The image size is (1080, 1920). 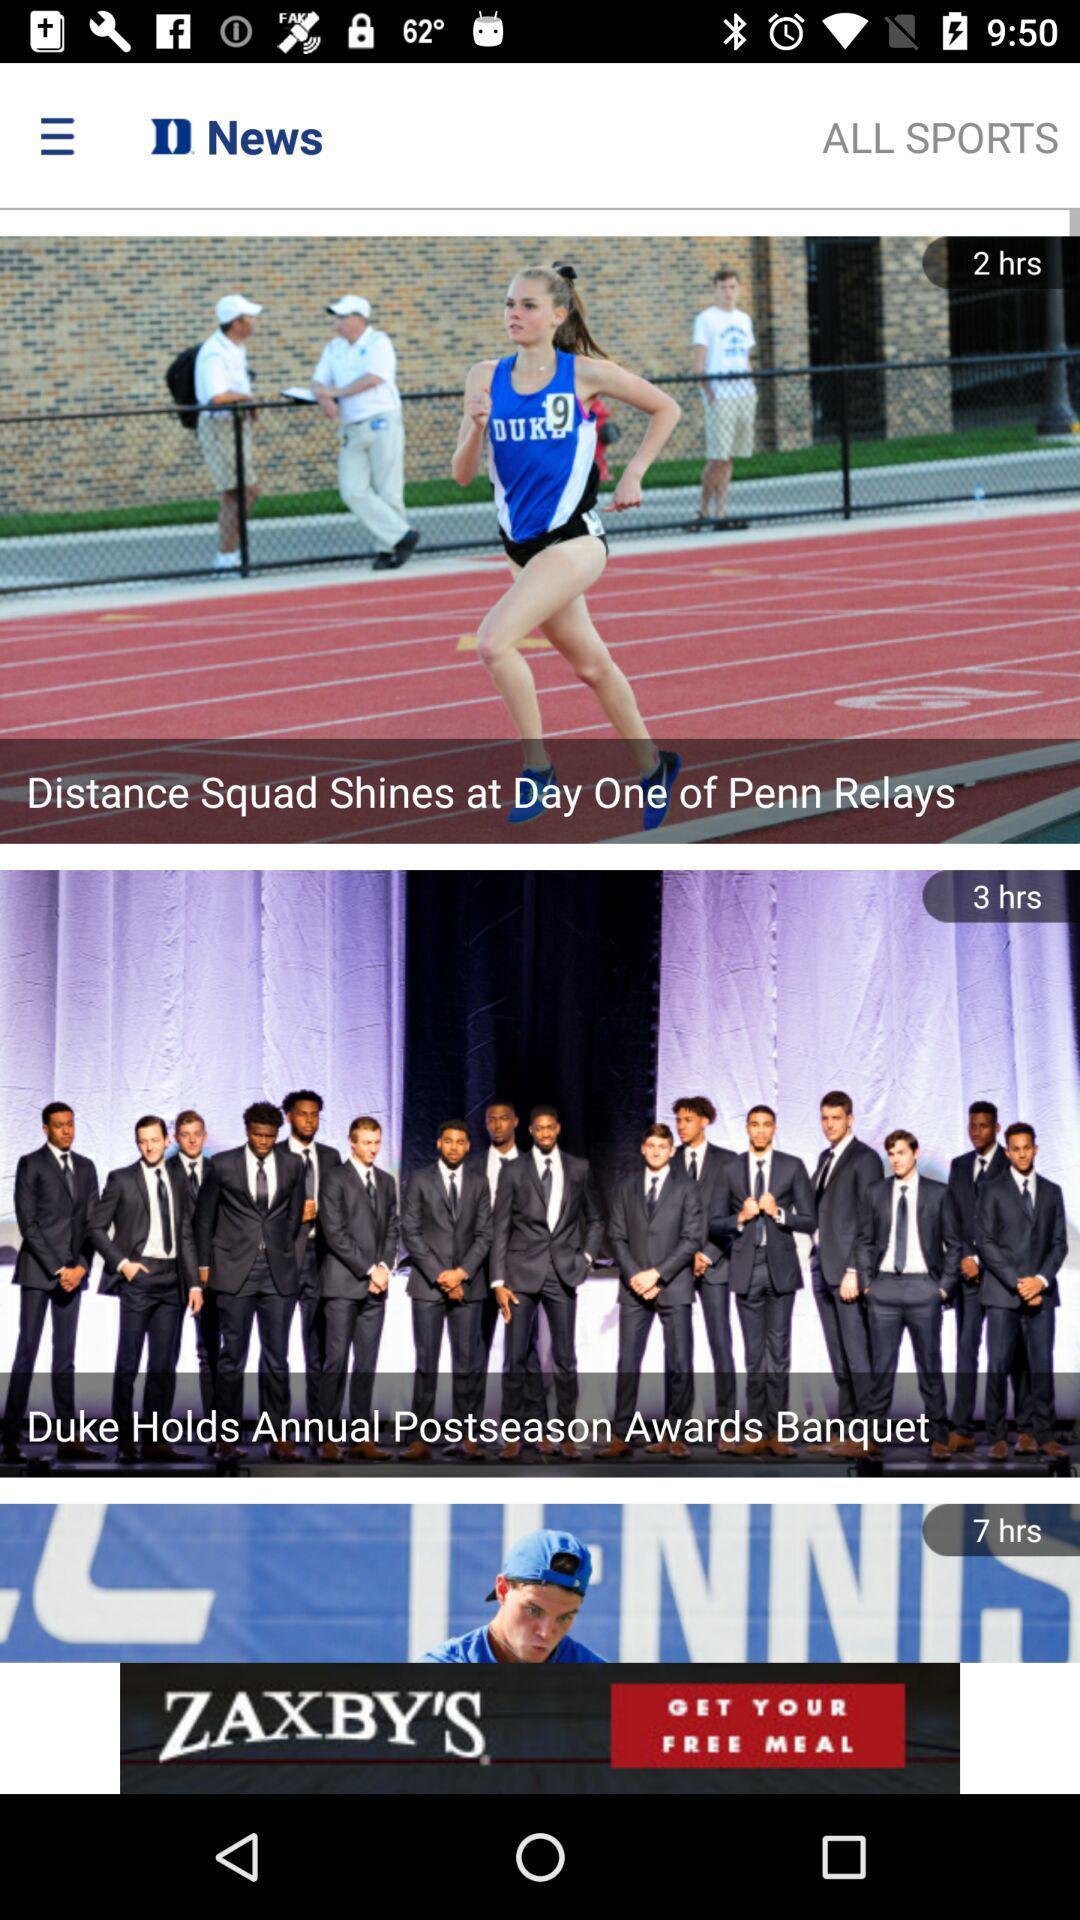 What do you see at coordinates (940, 136) in the screenshot?
I see `the text below time` at bounding box center [940, 136].